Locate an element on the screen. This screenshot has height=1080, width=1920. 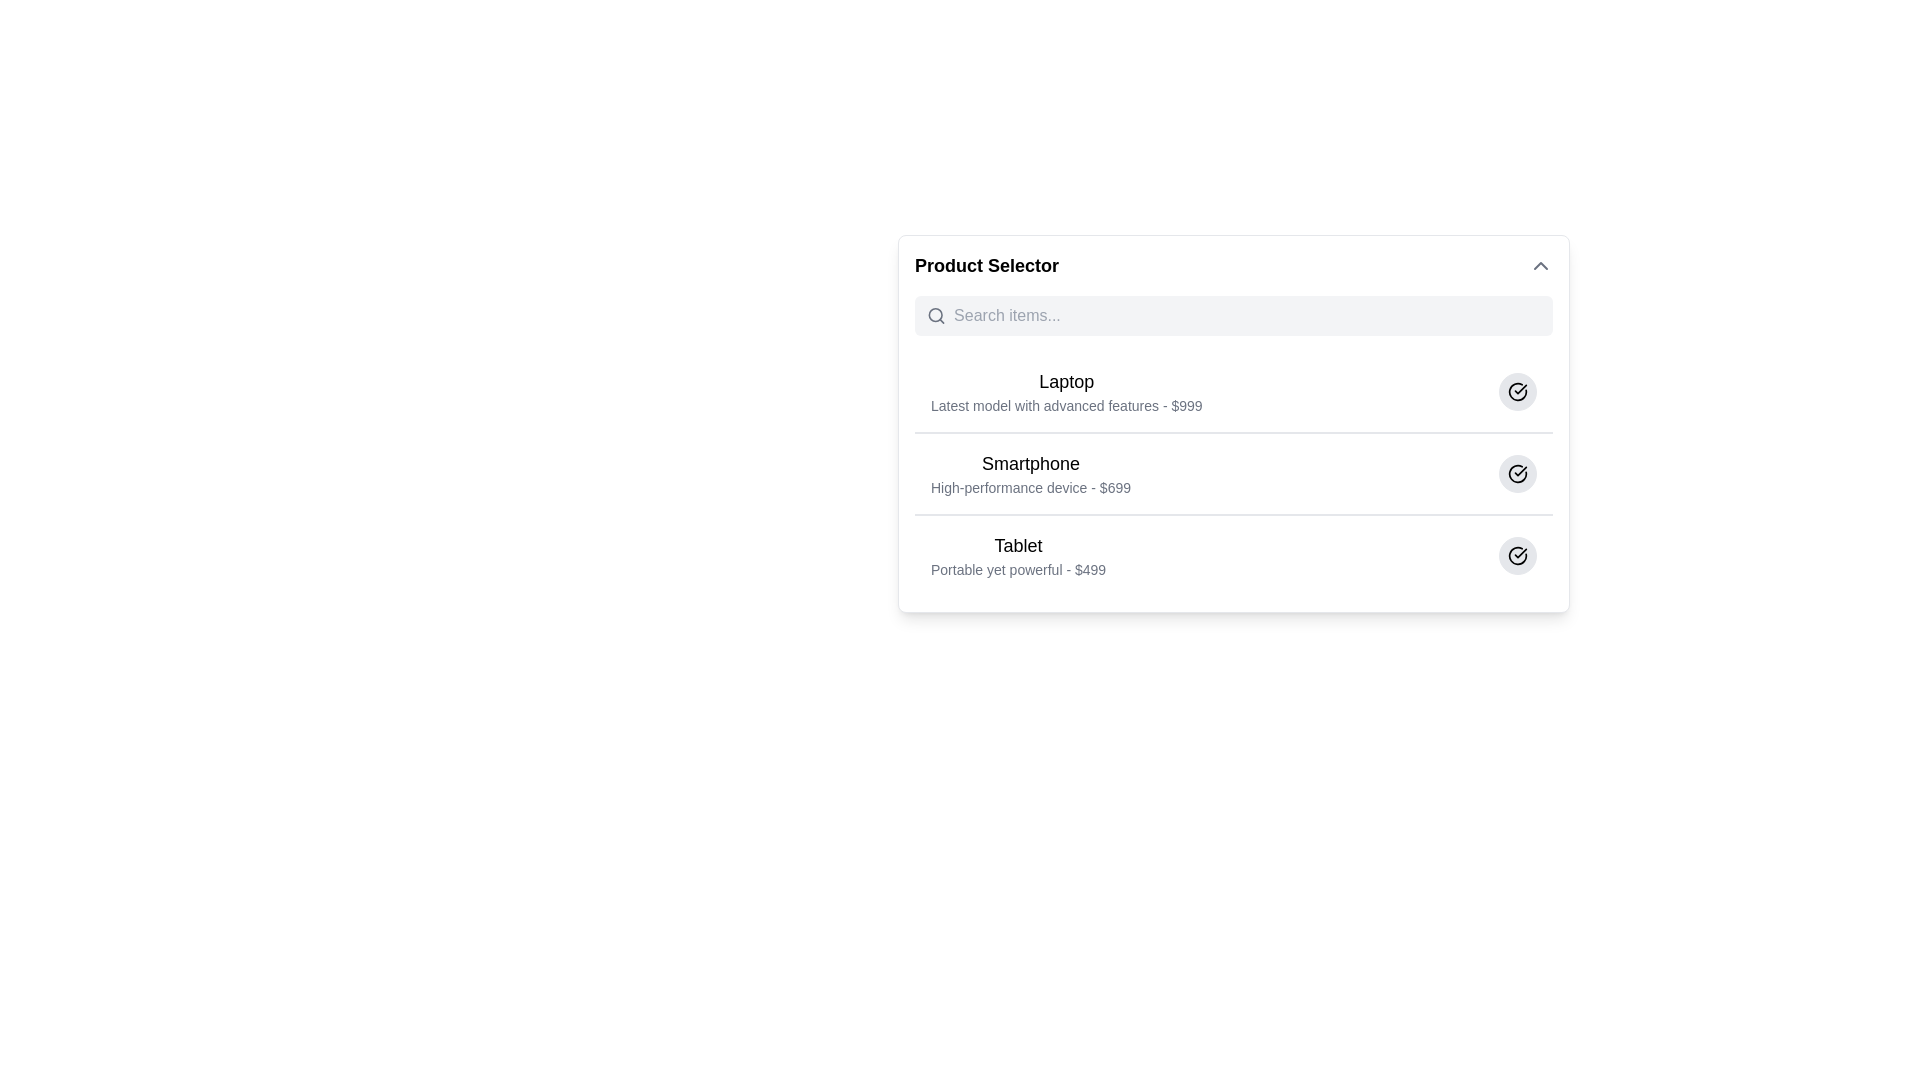
informational label indicating the name and details of the product (Laptop) within the 'Product Selector' list, specifically the first item above 'Smartphone' and 'Tablet' is located at coordinates (1065, 392).